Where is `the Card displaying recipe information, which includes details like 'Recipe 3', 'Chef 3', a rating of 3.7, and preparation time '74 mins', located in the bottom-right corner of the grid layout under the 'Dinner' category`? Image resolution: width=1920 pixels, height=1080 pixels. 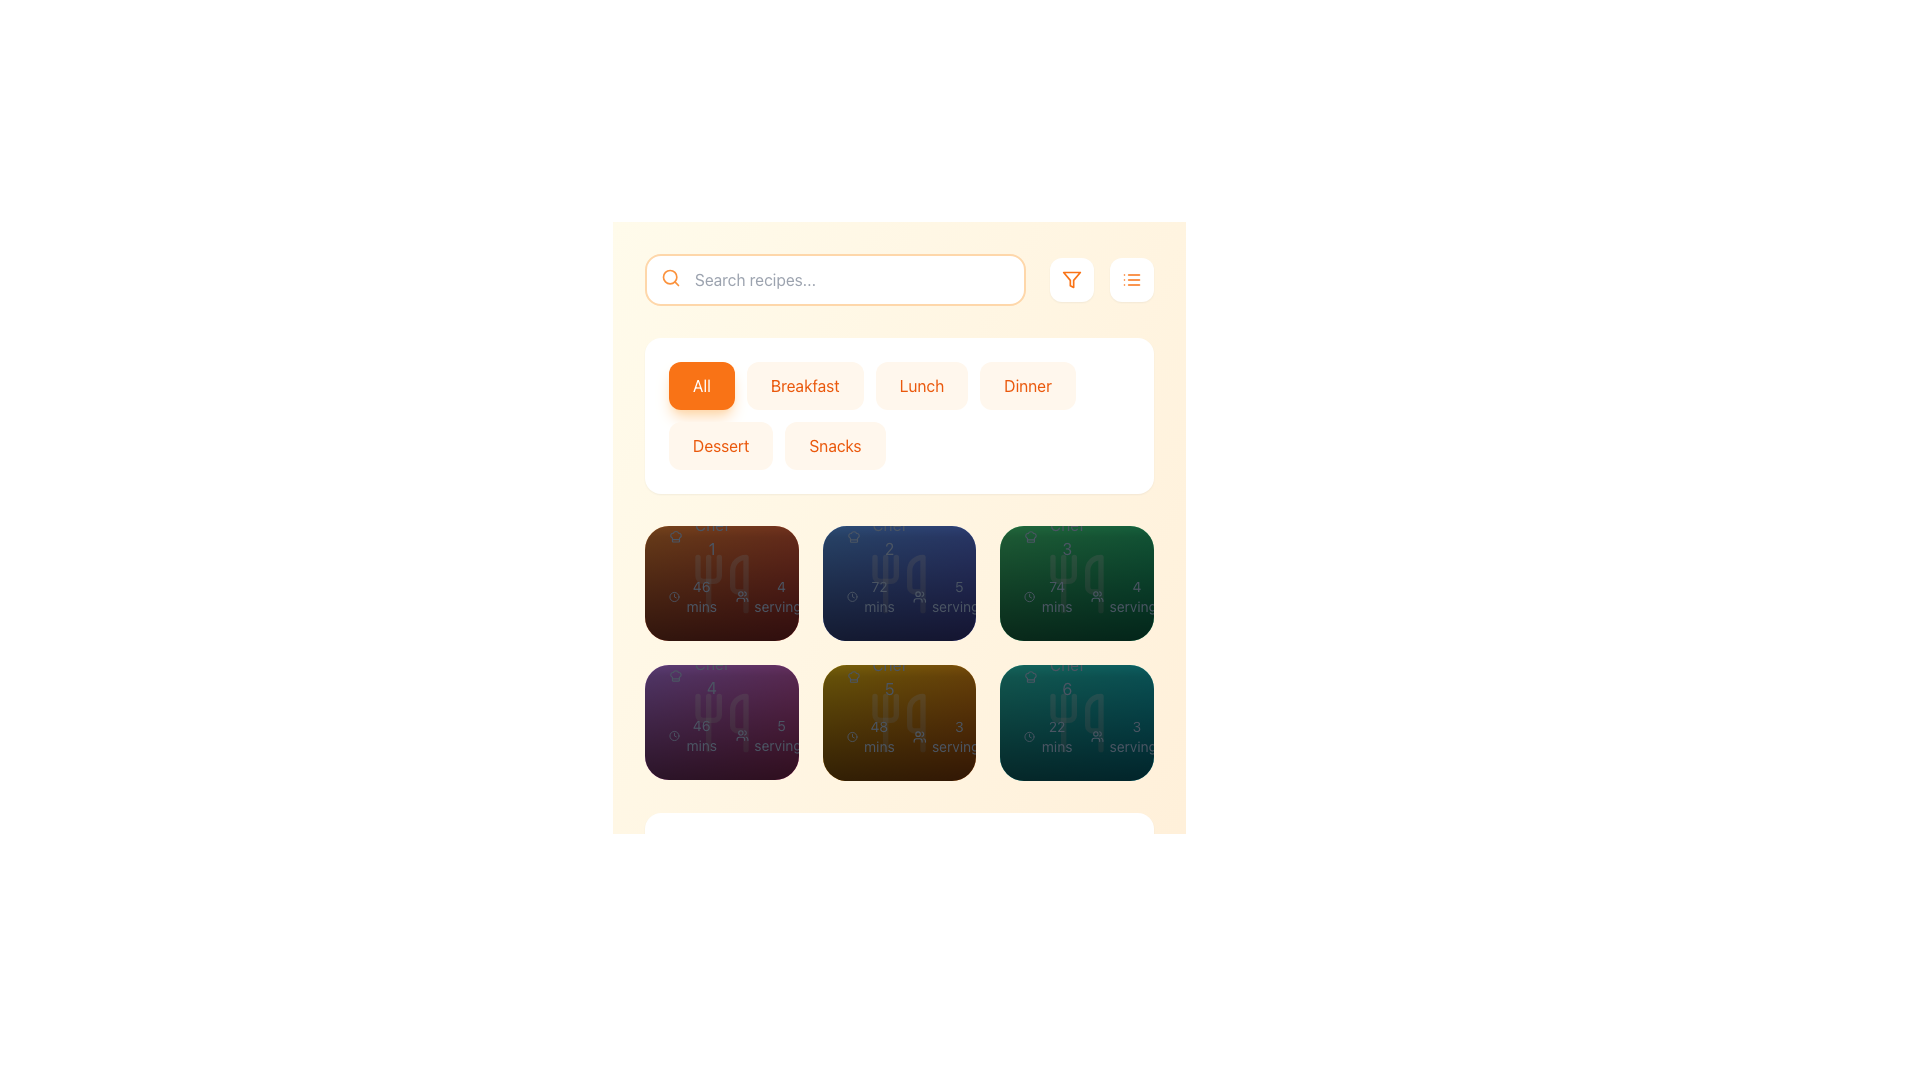 the Card displaying recipe information, which includes details like 'Recipe 3', 'Chef 3', a rating of 3.7, and preparation time '74 mins', located in the bottom-right corner of the grid layout under the 'Dinner' category is located at coordinates (1076, 536).